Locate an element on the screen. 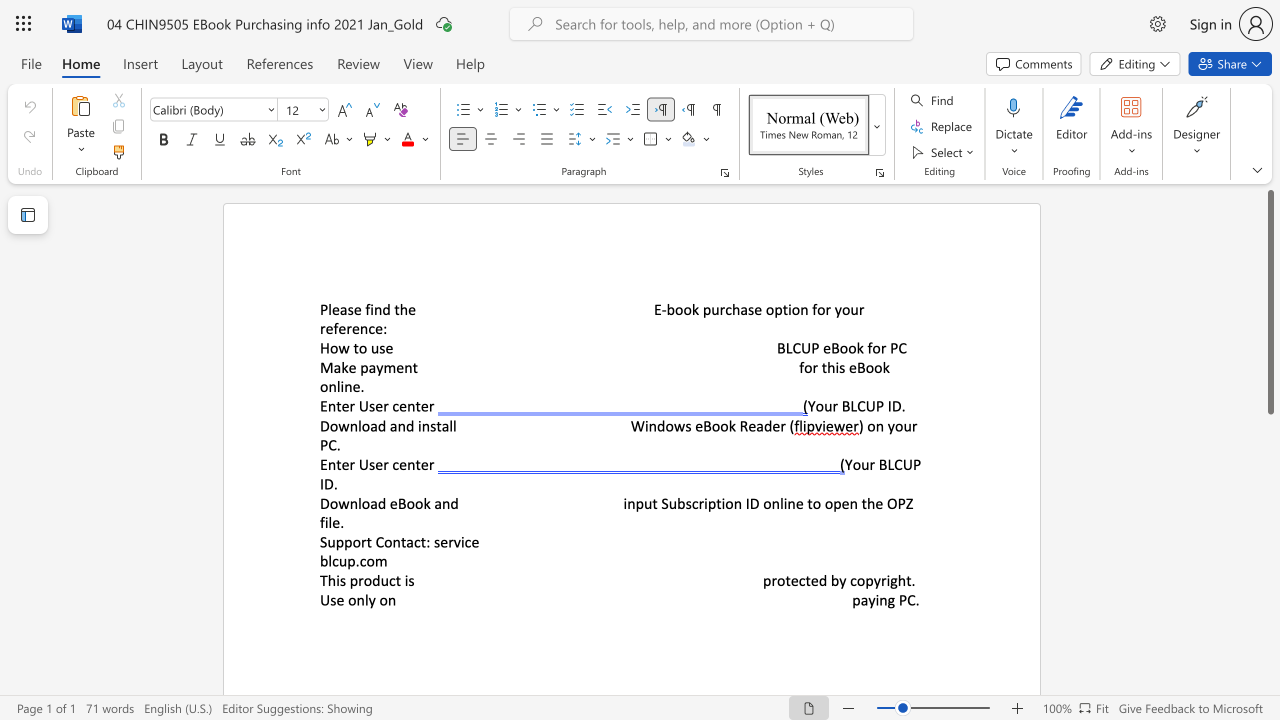 Image resolution: width=1280 pixels, height=720 pixels. the 1th character "o" in the text is located at coordinates (368, 580).